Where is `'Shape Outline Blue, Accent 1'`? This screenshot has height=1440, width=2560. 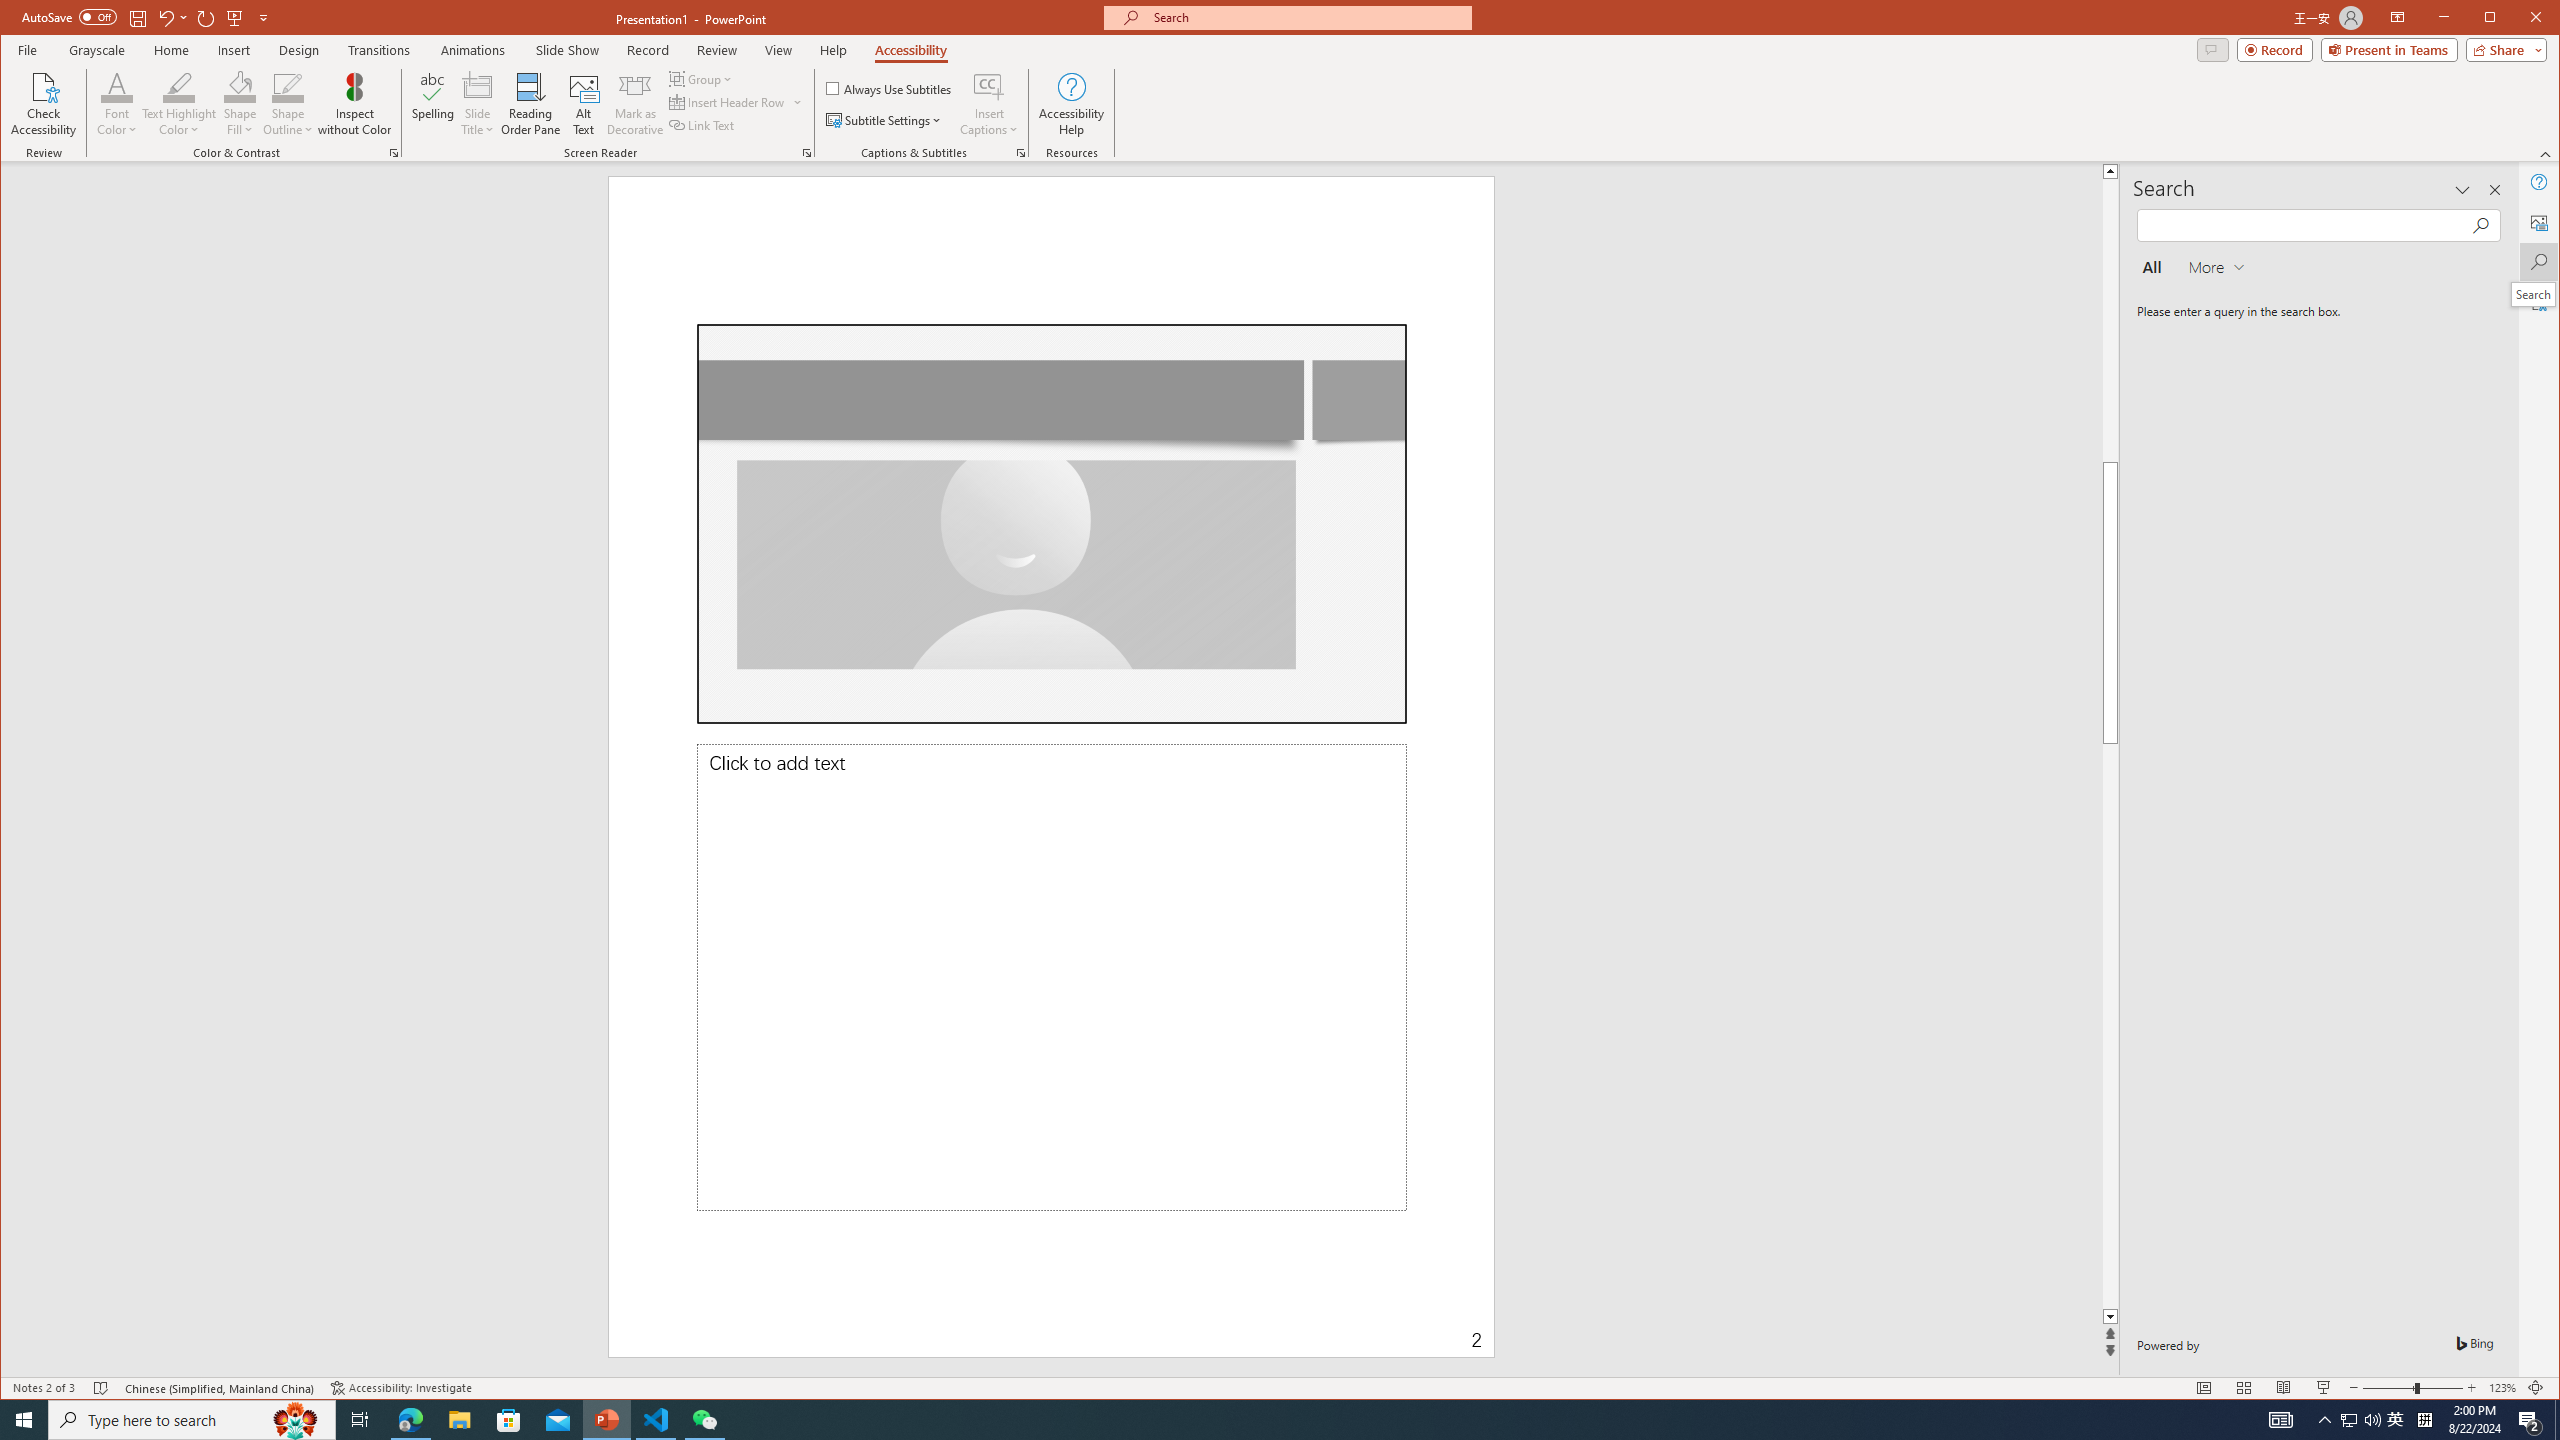
'Shape Outline Blue, Accent 1' is located at coordinates (288, 85).